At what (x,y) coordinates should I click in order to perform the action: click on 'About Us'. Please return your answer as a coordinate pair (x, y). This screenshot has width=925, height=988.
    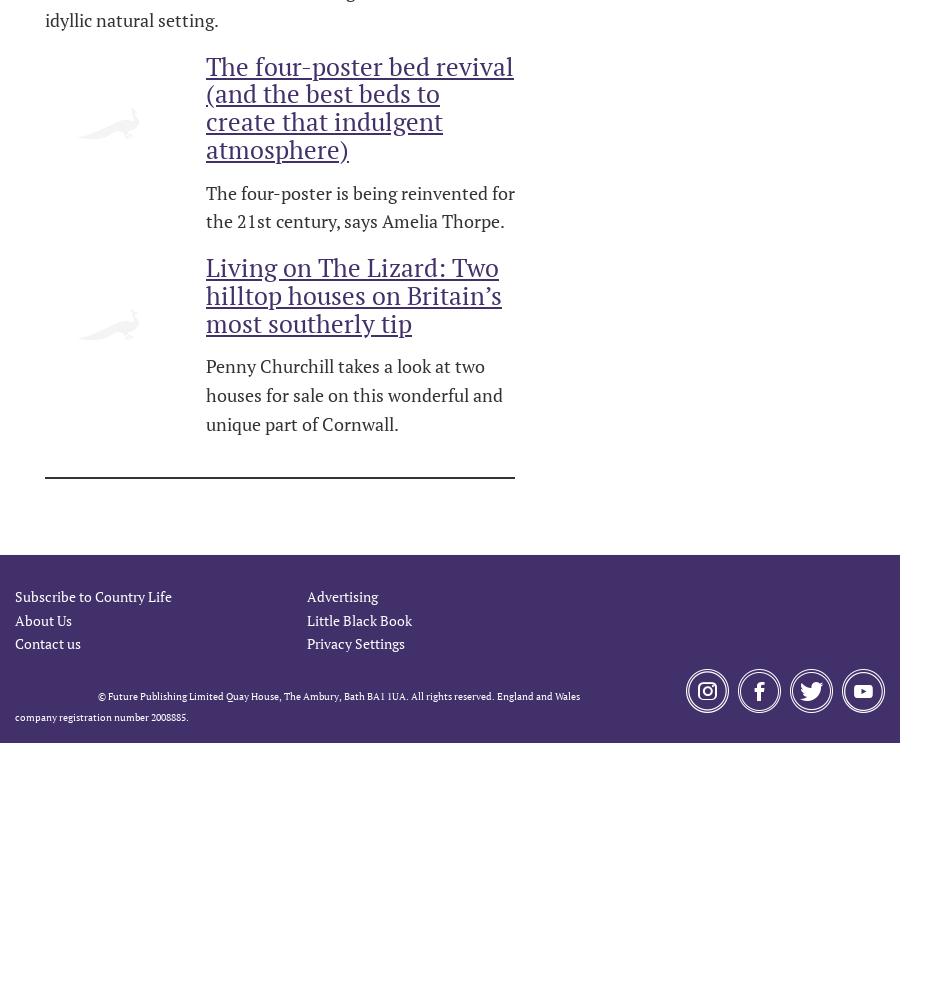
    Looking at the image, I should click on (42, 618).